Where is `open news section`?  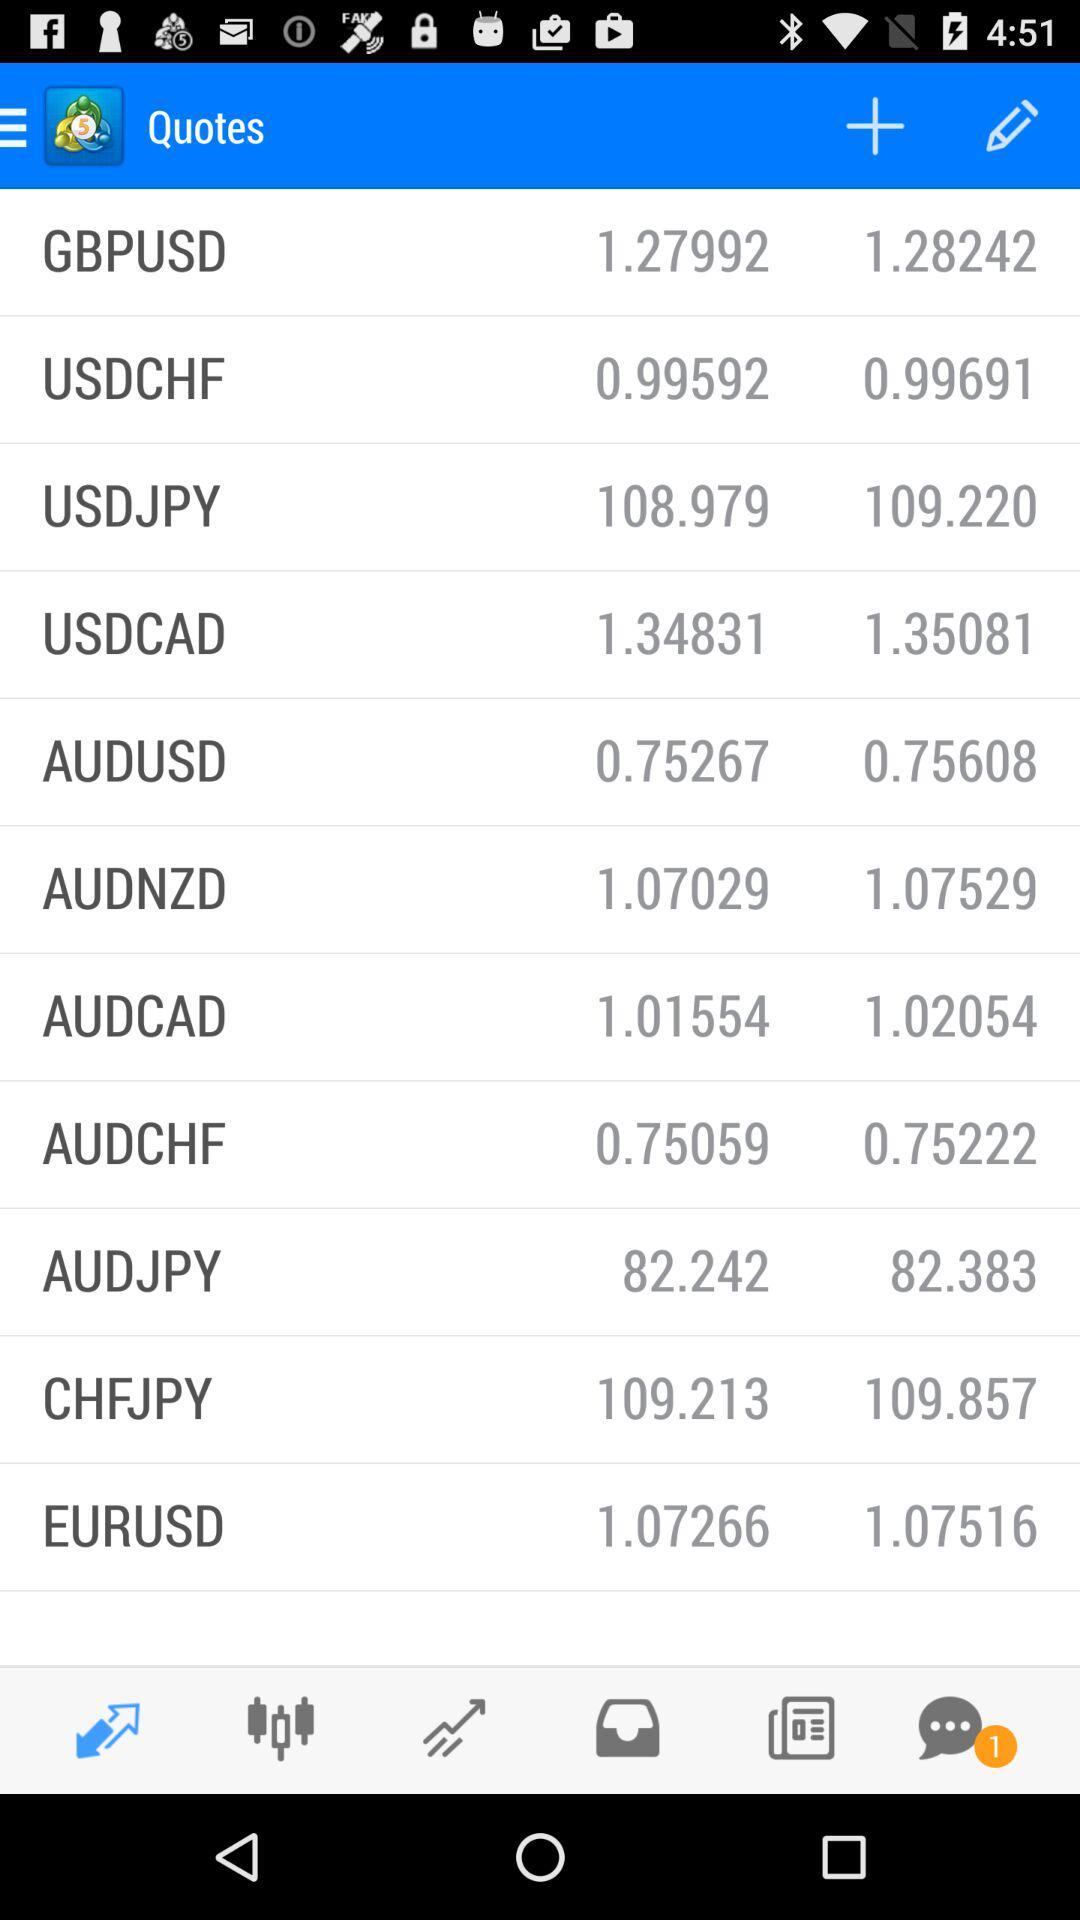
open news section is located at coordinates (799, 1727).